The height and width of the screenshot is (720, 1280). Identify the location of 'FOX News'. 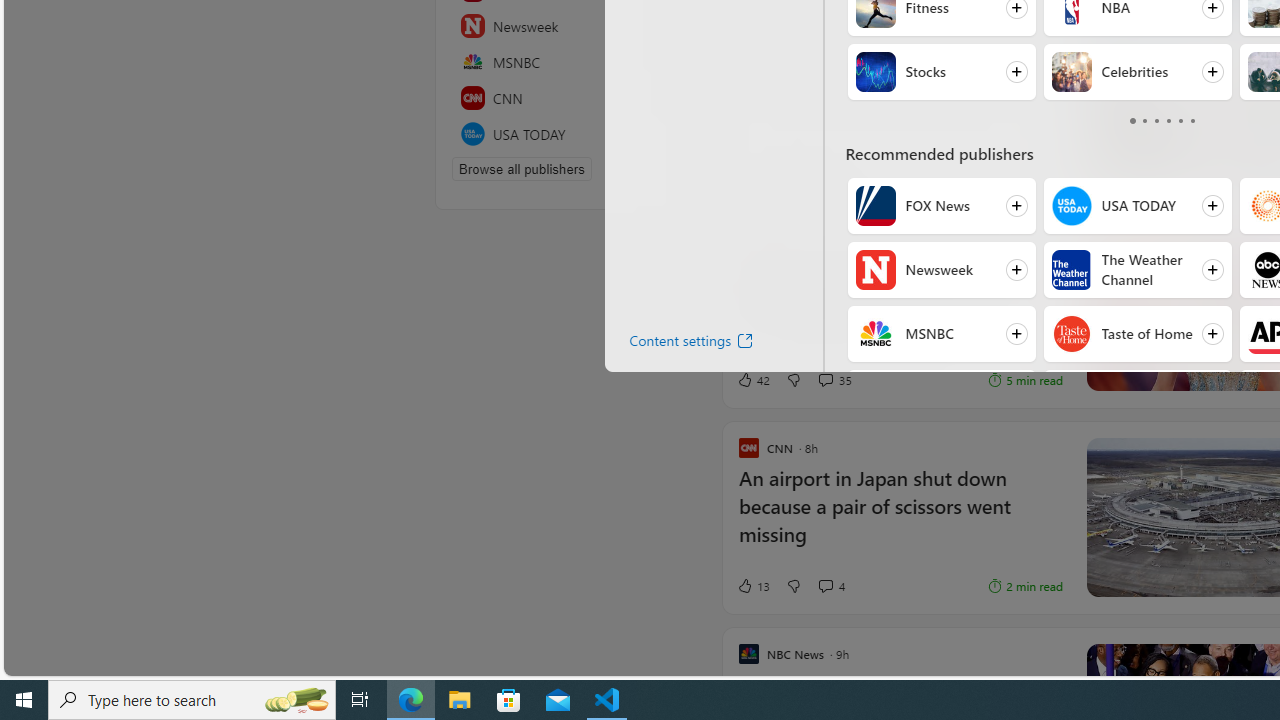
(875, 205).